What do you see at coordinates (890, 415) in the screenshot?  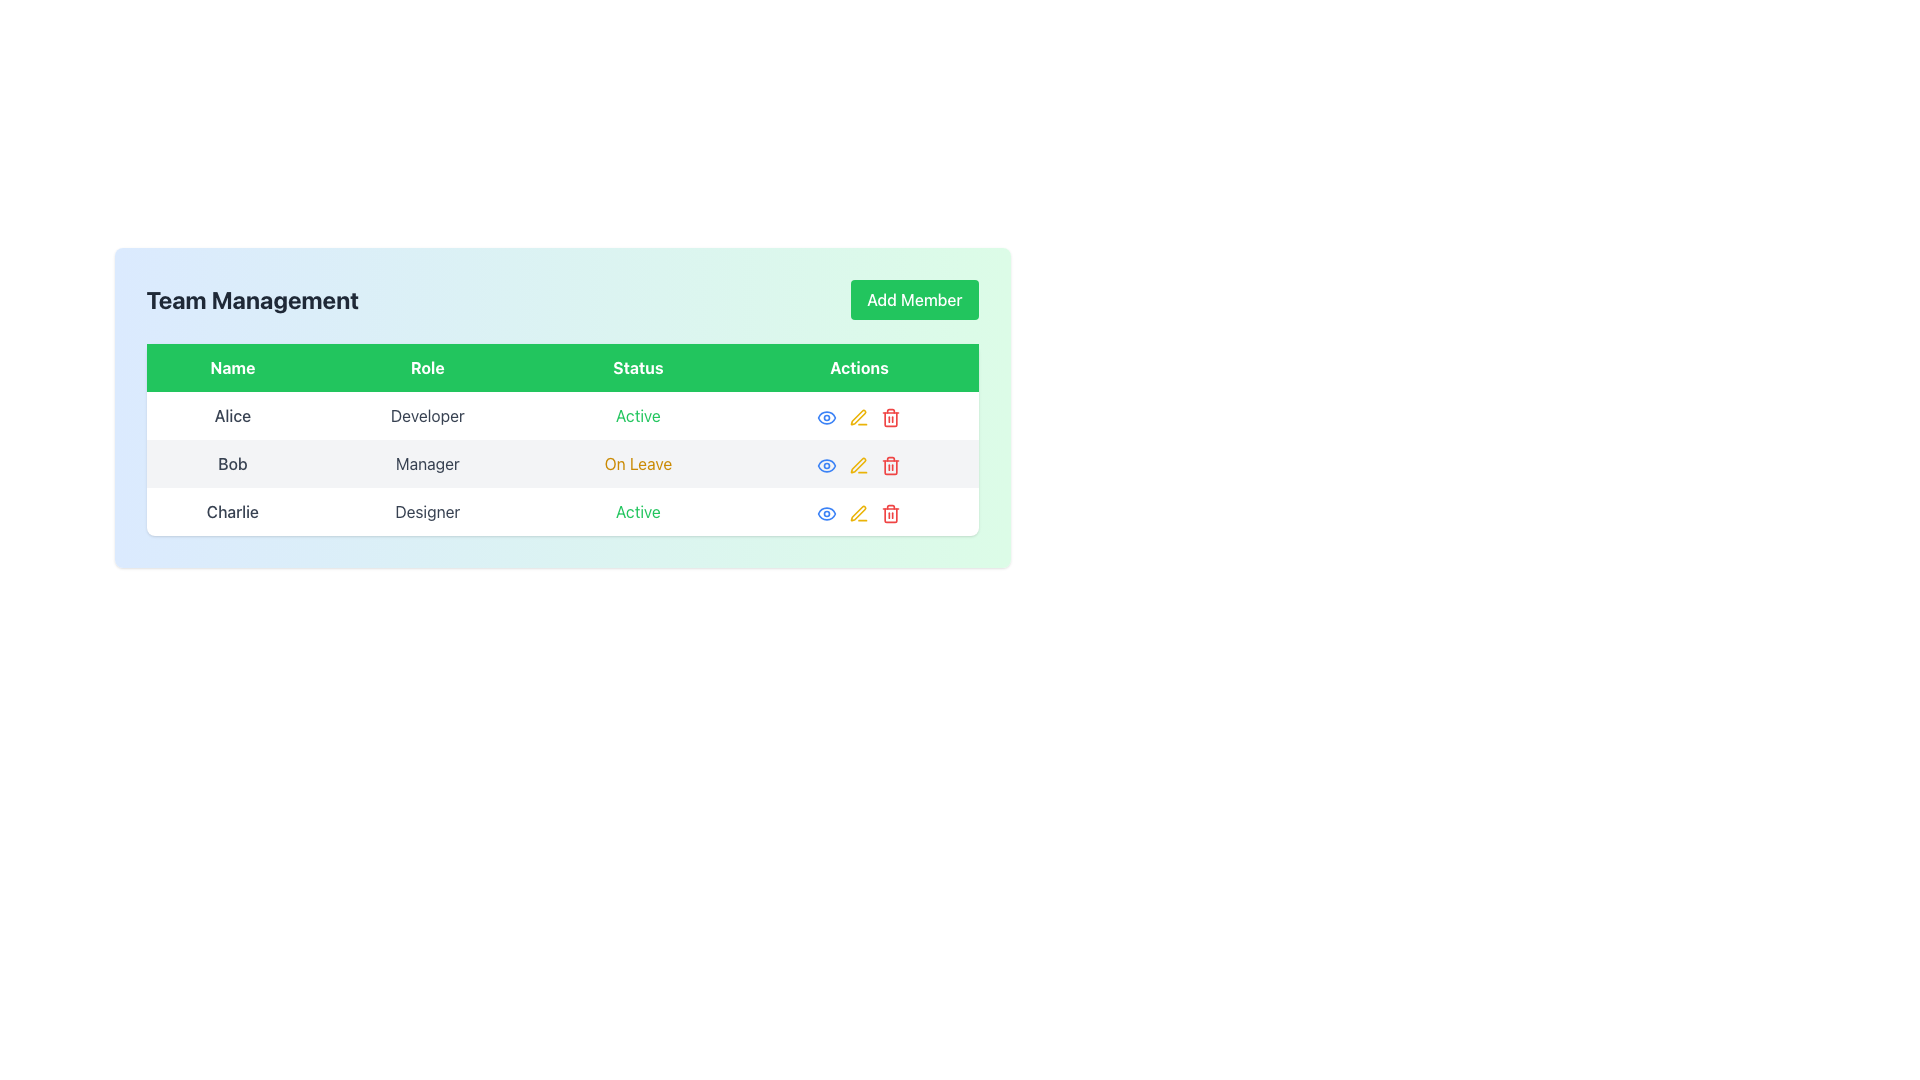 I see `the red trash bin icon in the Actions column of the table` at bounding box center [890, 415].